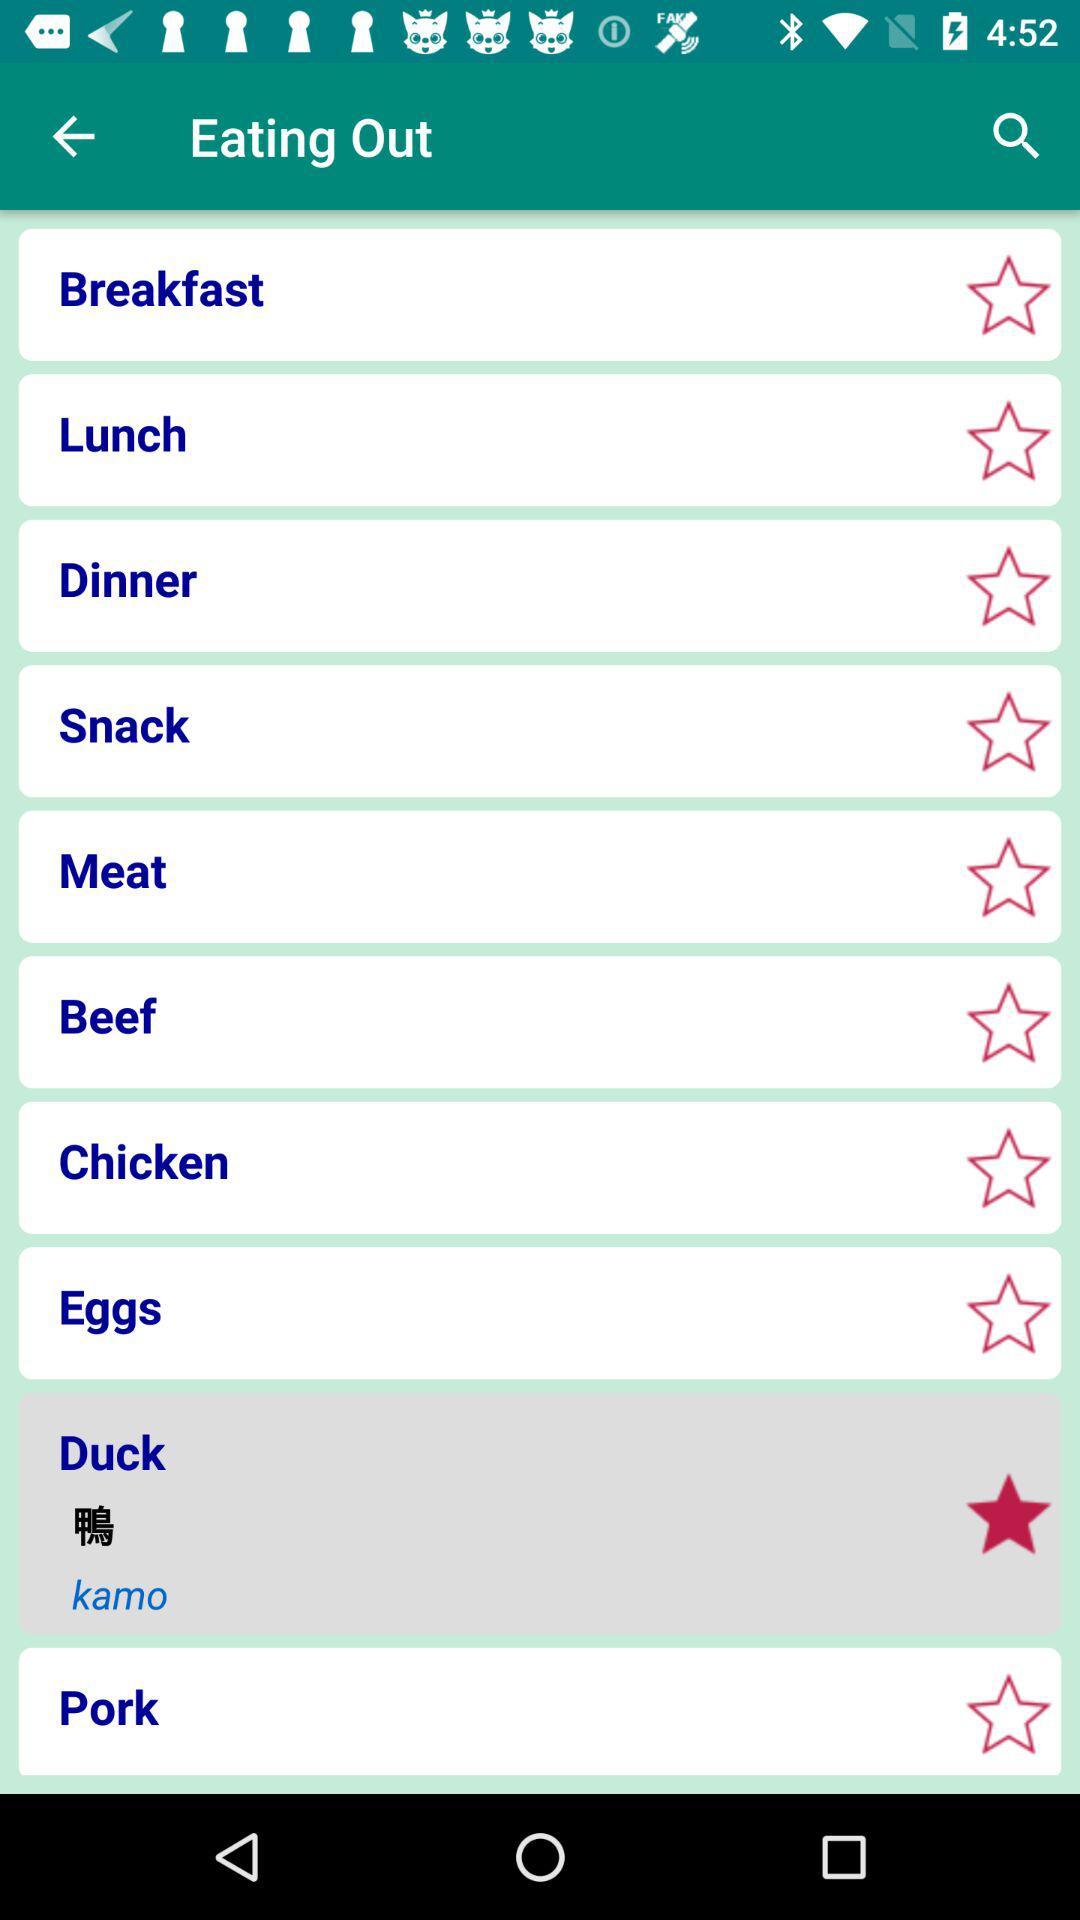 The height and width of the screenshot is (1920, 1080). I want to click on favorite, so click(1008, 730).